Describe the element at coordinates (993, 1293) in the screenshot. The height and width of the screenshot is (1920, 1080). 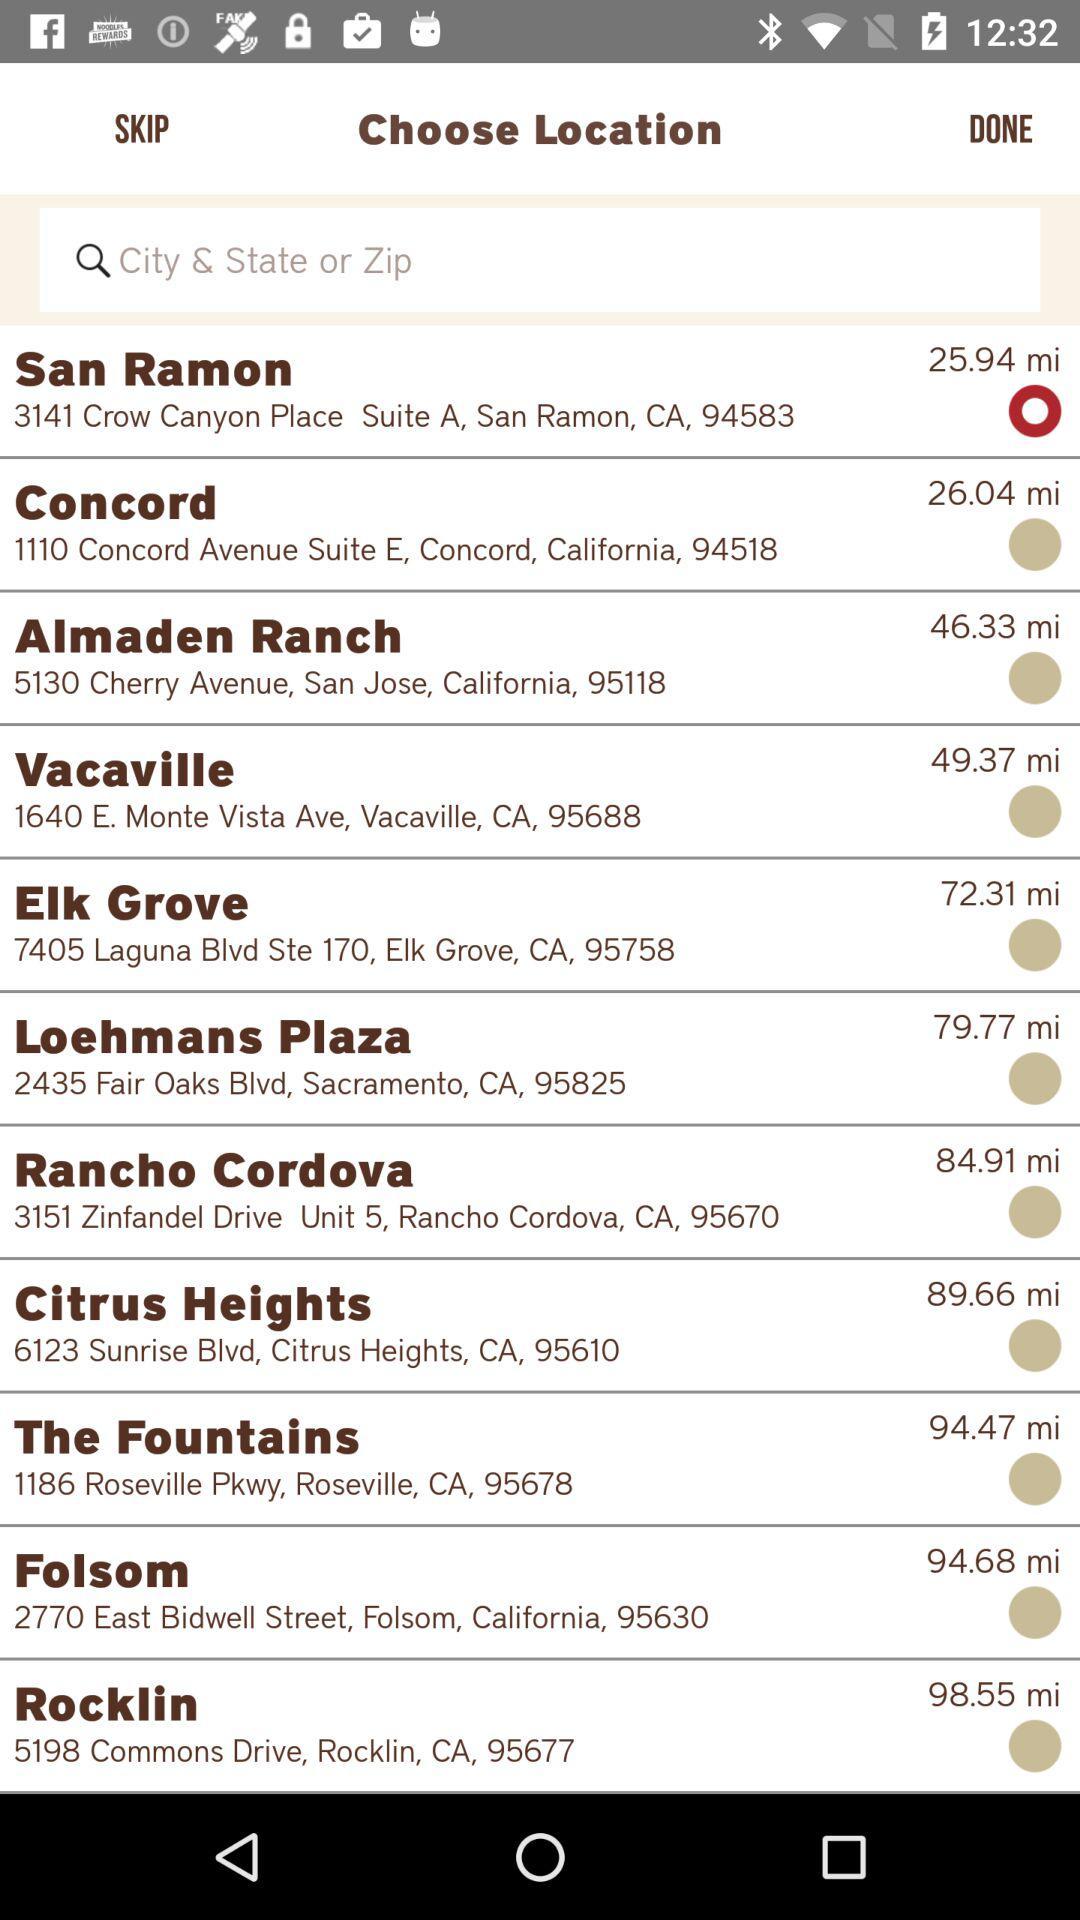
I see `89.66 mi icon` at that location.